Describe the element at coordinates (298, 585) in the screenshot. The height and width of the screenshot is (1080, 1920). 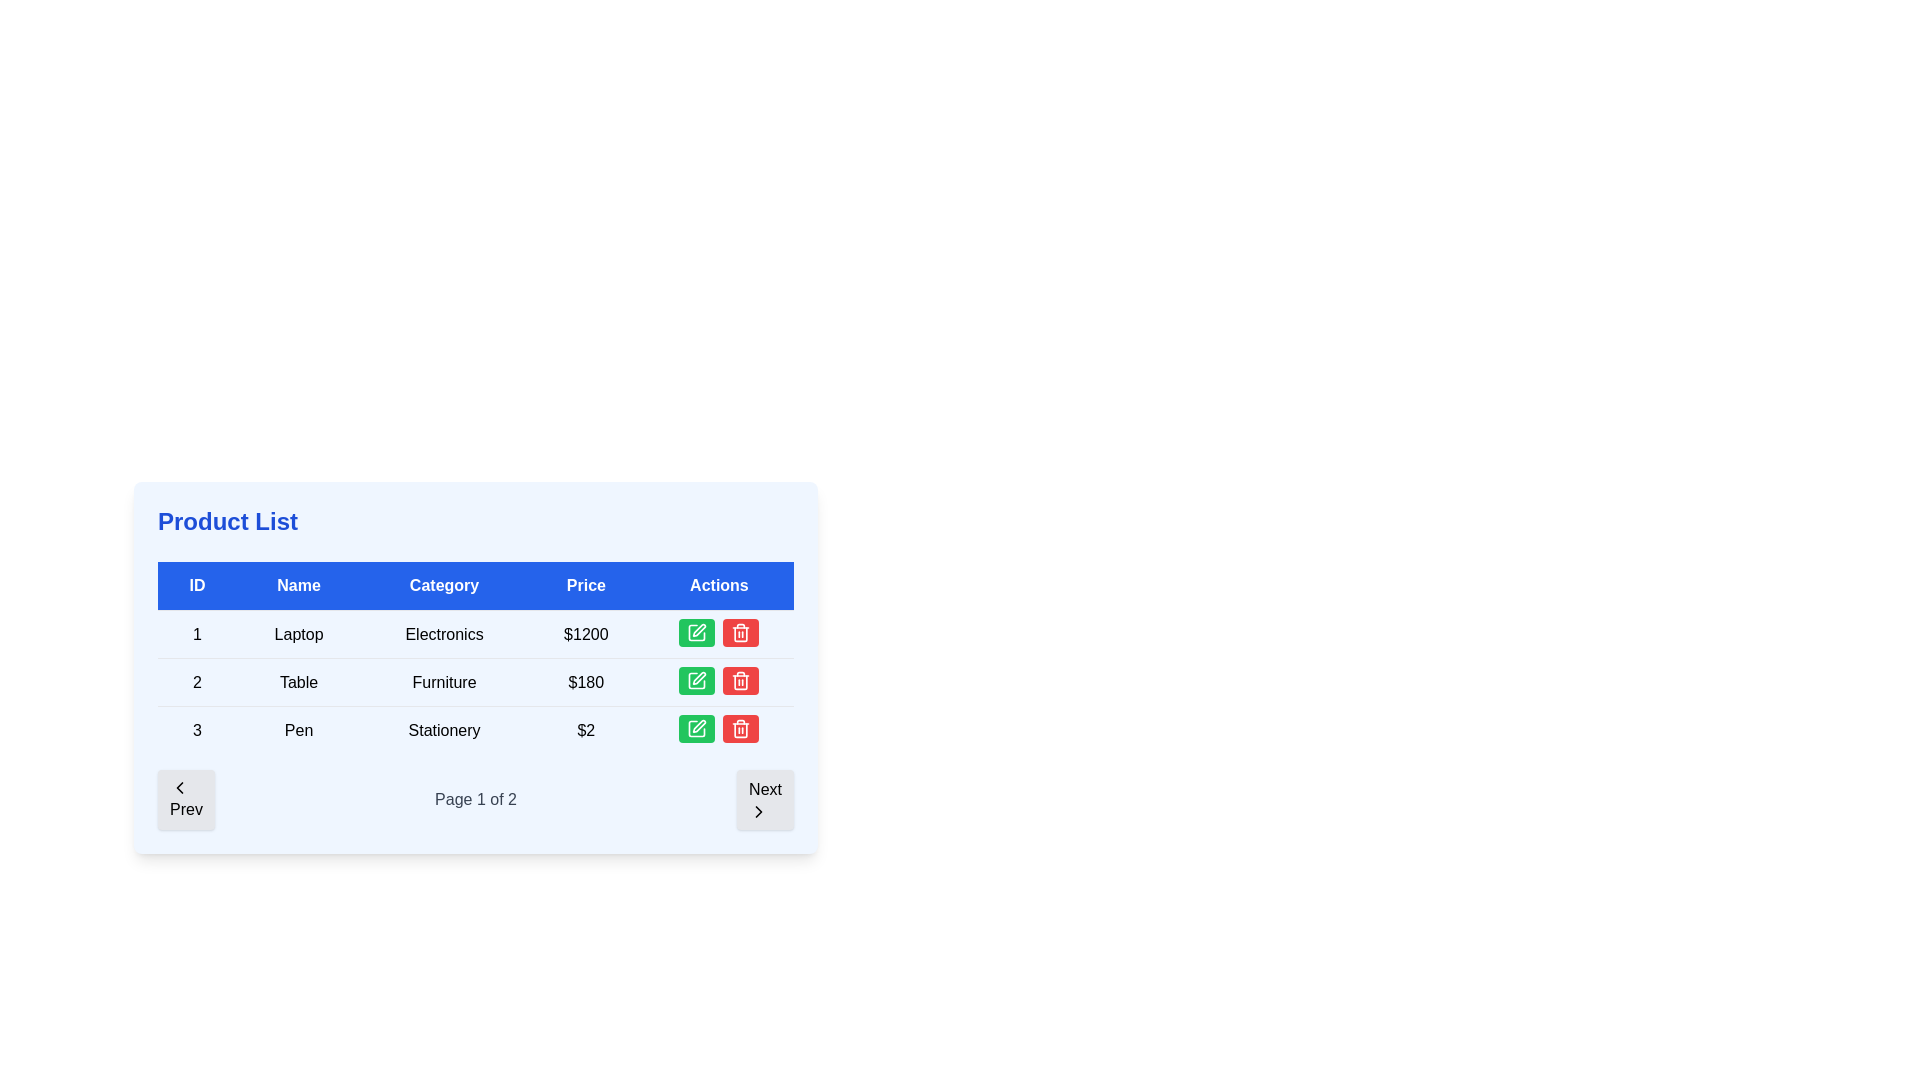
I see `the static text label indicating the 'Name' column, which is positioned between the 'ID' and 'Category' headers in the table's header section` at that location.